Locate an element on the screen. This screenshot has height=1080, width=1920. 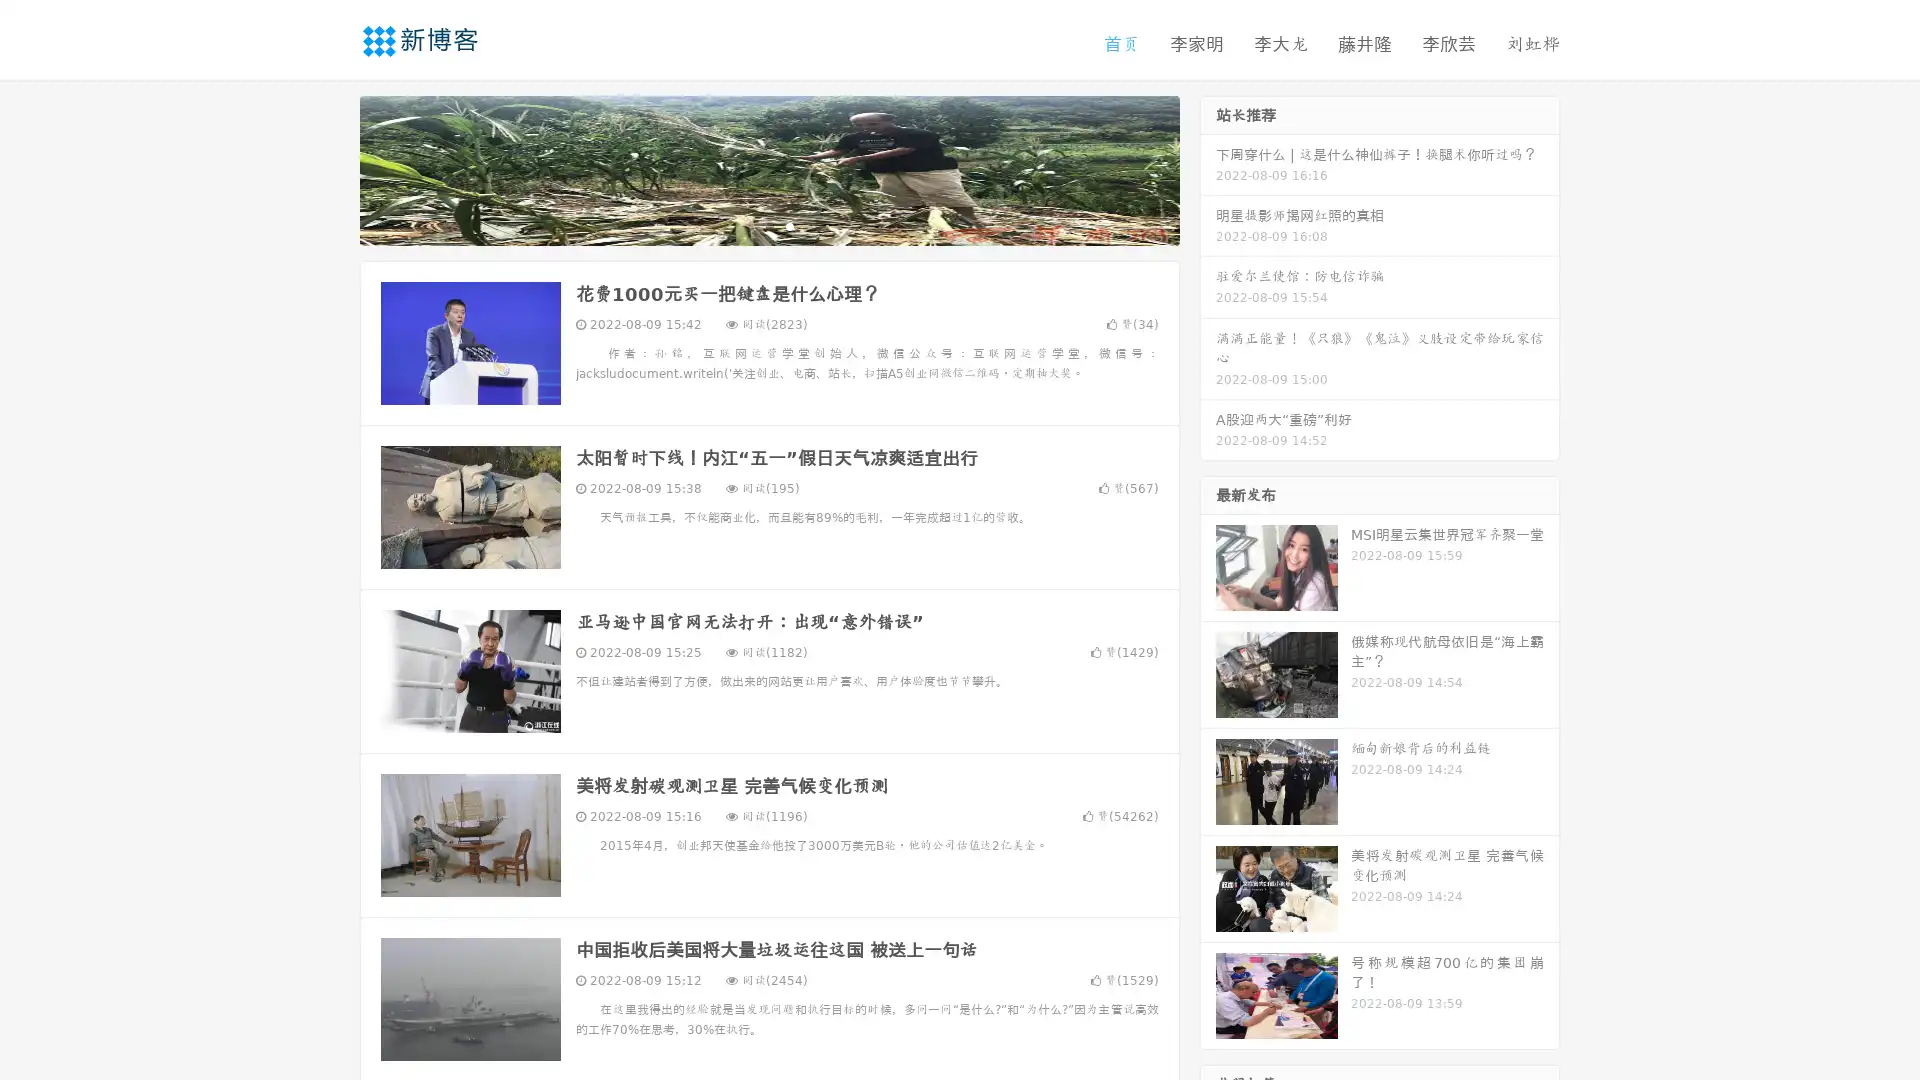
Next slide is located at coordinates (1208, 168).